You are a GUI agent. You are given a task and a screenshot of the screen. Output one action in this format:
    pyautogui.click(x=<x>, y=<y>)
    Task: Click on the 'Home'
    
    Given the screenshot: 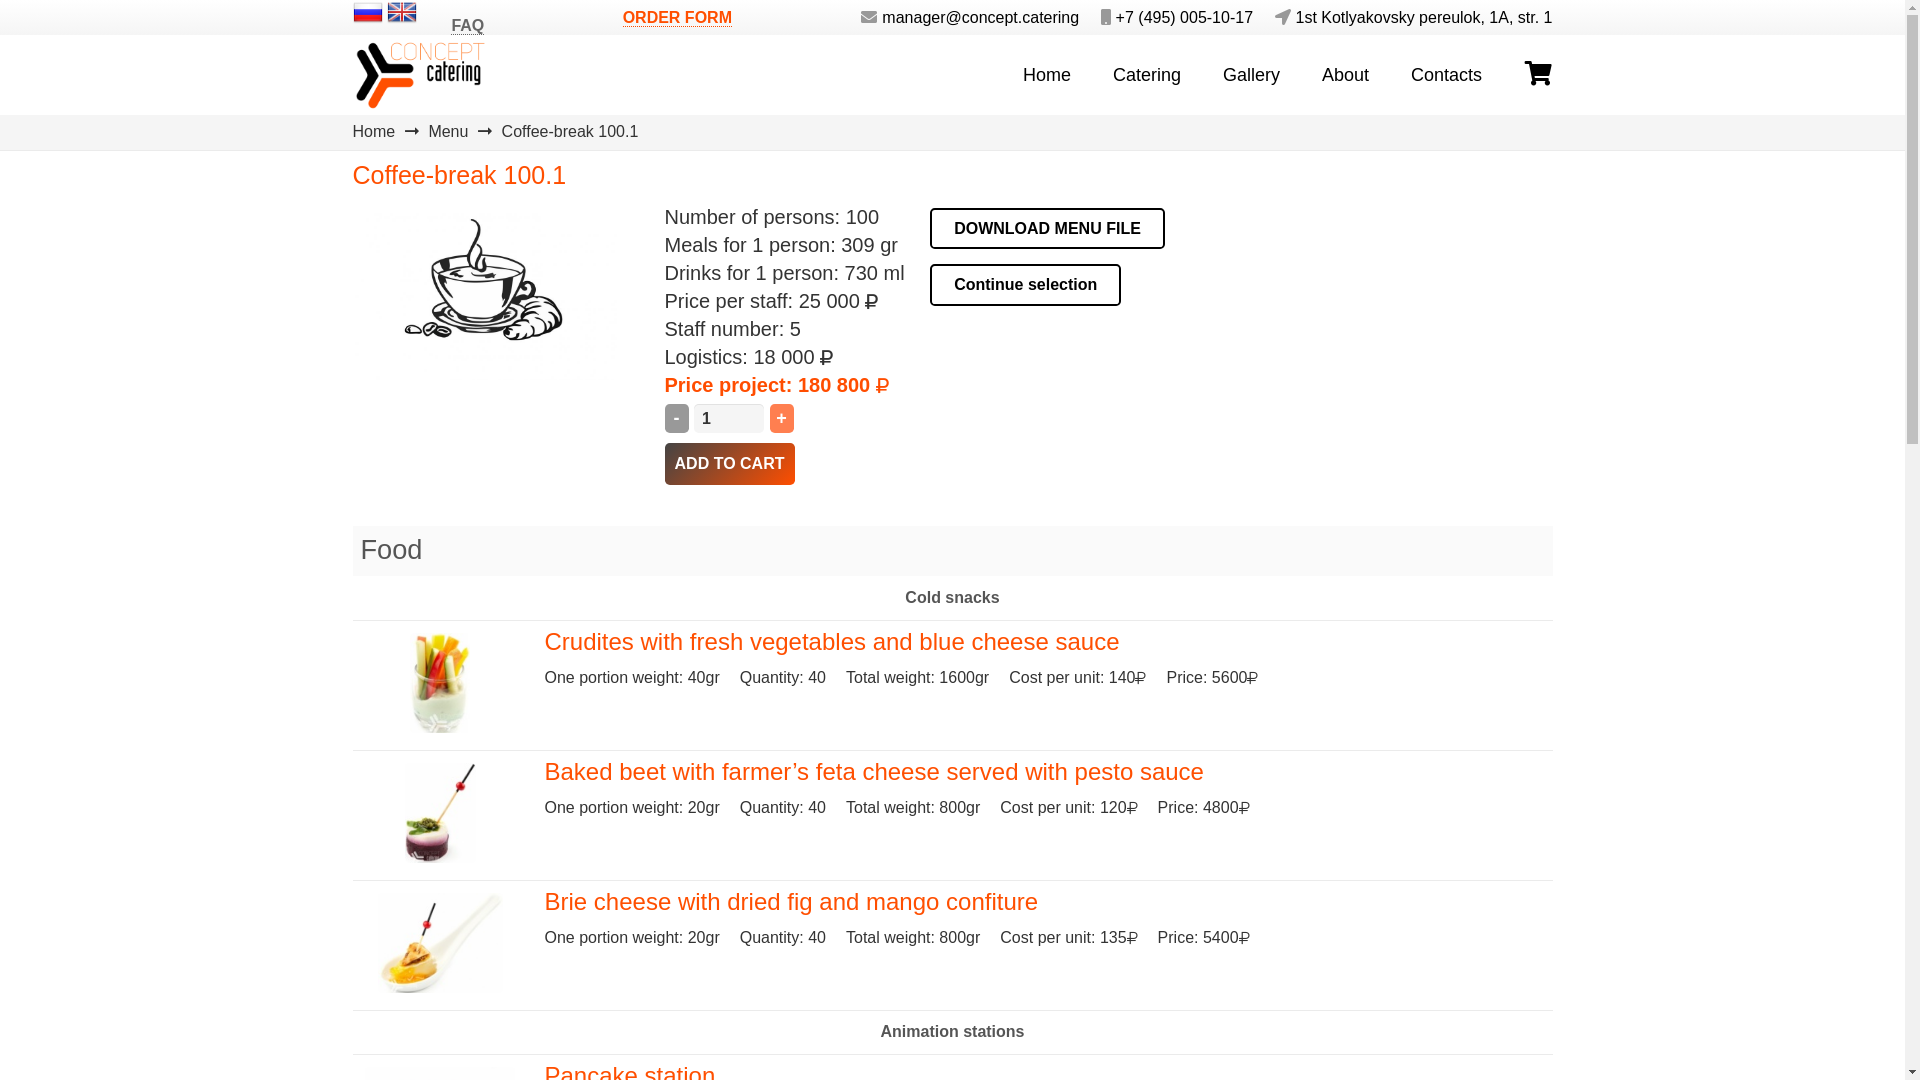 What is the action you would take?
    pyautogui.click(x=373, y=131)
    